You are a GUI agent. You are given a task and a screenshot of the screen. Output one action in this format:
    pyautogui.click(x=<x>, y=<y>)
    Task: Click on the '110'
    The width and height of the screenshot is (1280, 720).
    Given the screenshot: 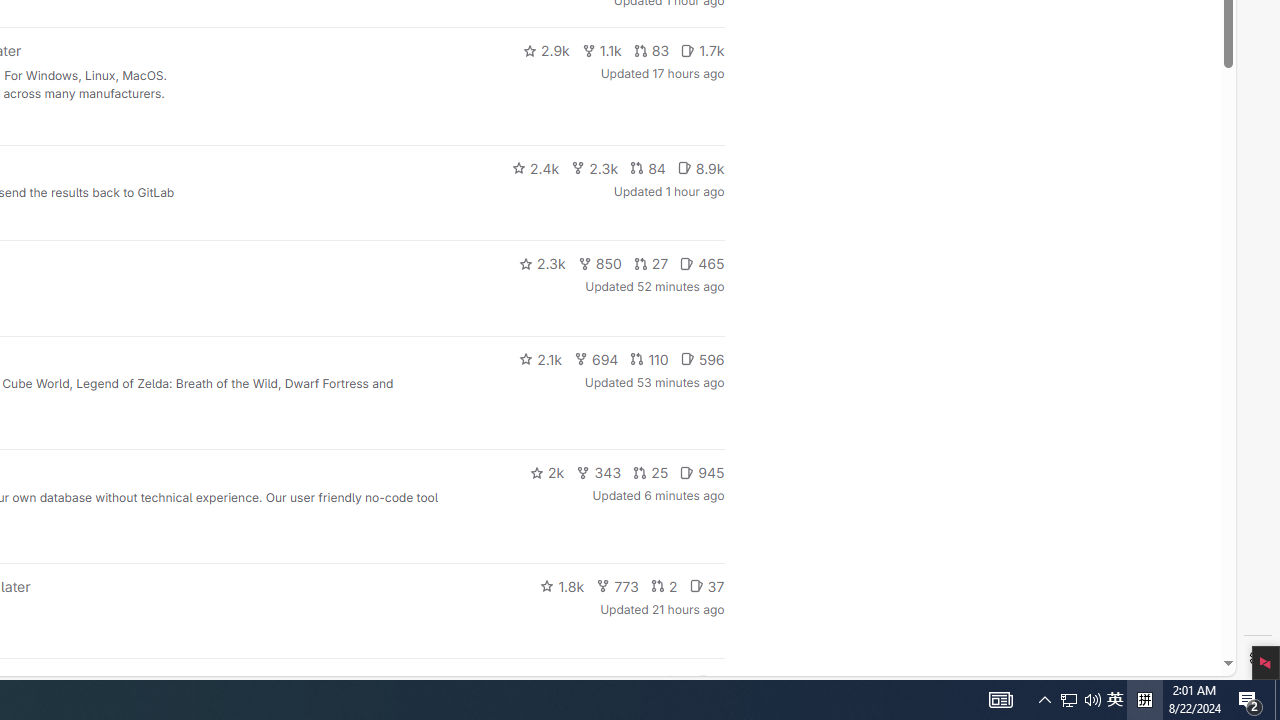 What is the action you would take?
    pyautogui.click(x=649, y=357)
    